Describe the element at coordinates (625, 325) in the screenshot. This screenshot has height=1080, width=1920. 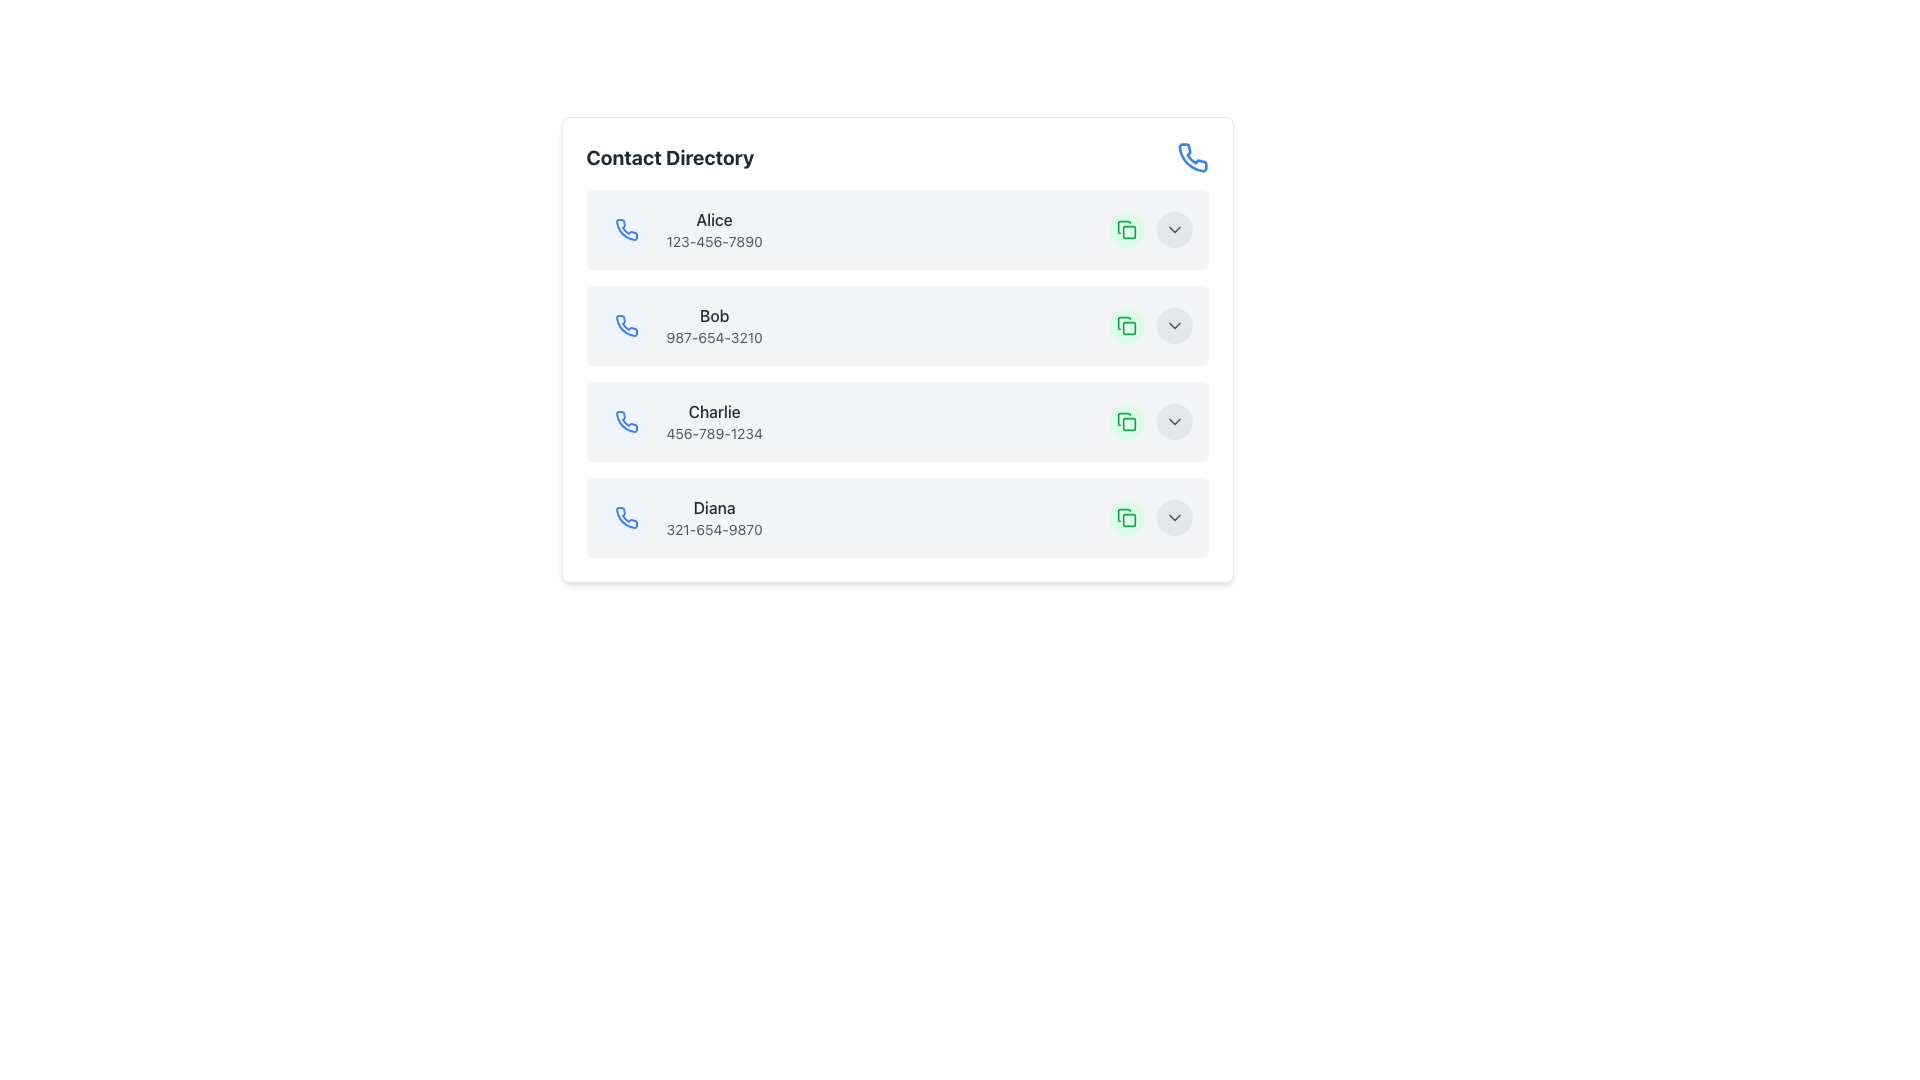
I see `the phone icon representing the option to initiate a call or view call-related details for the contact 'Bob', located to the left of the text 'Bob' with the phone number '987-654-3210'` at that location.